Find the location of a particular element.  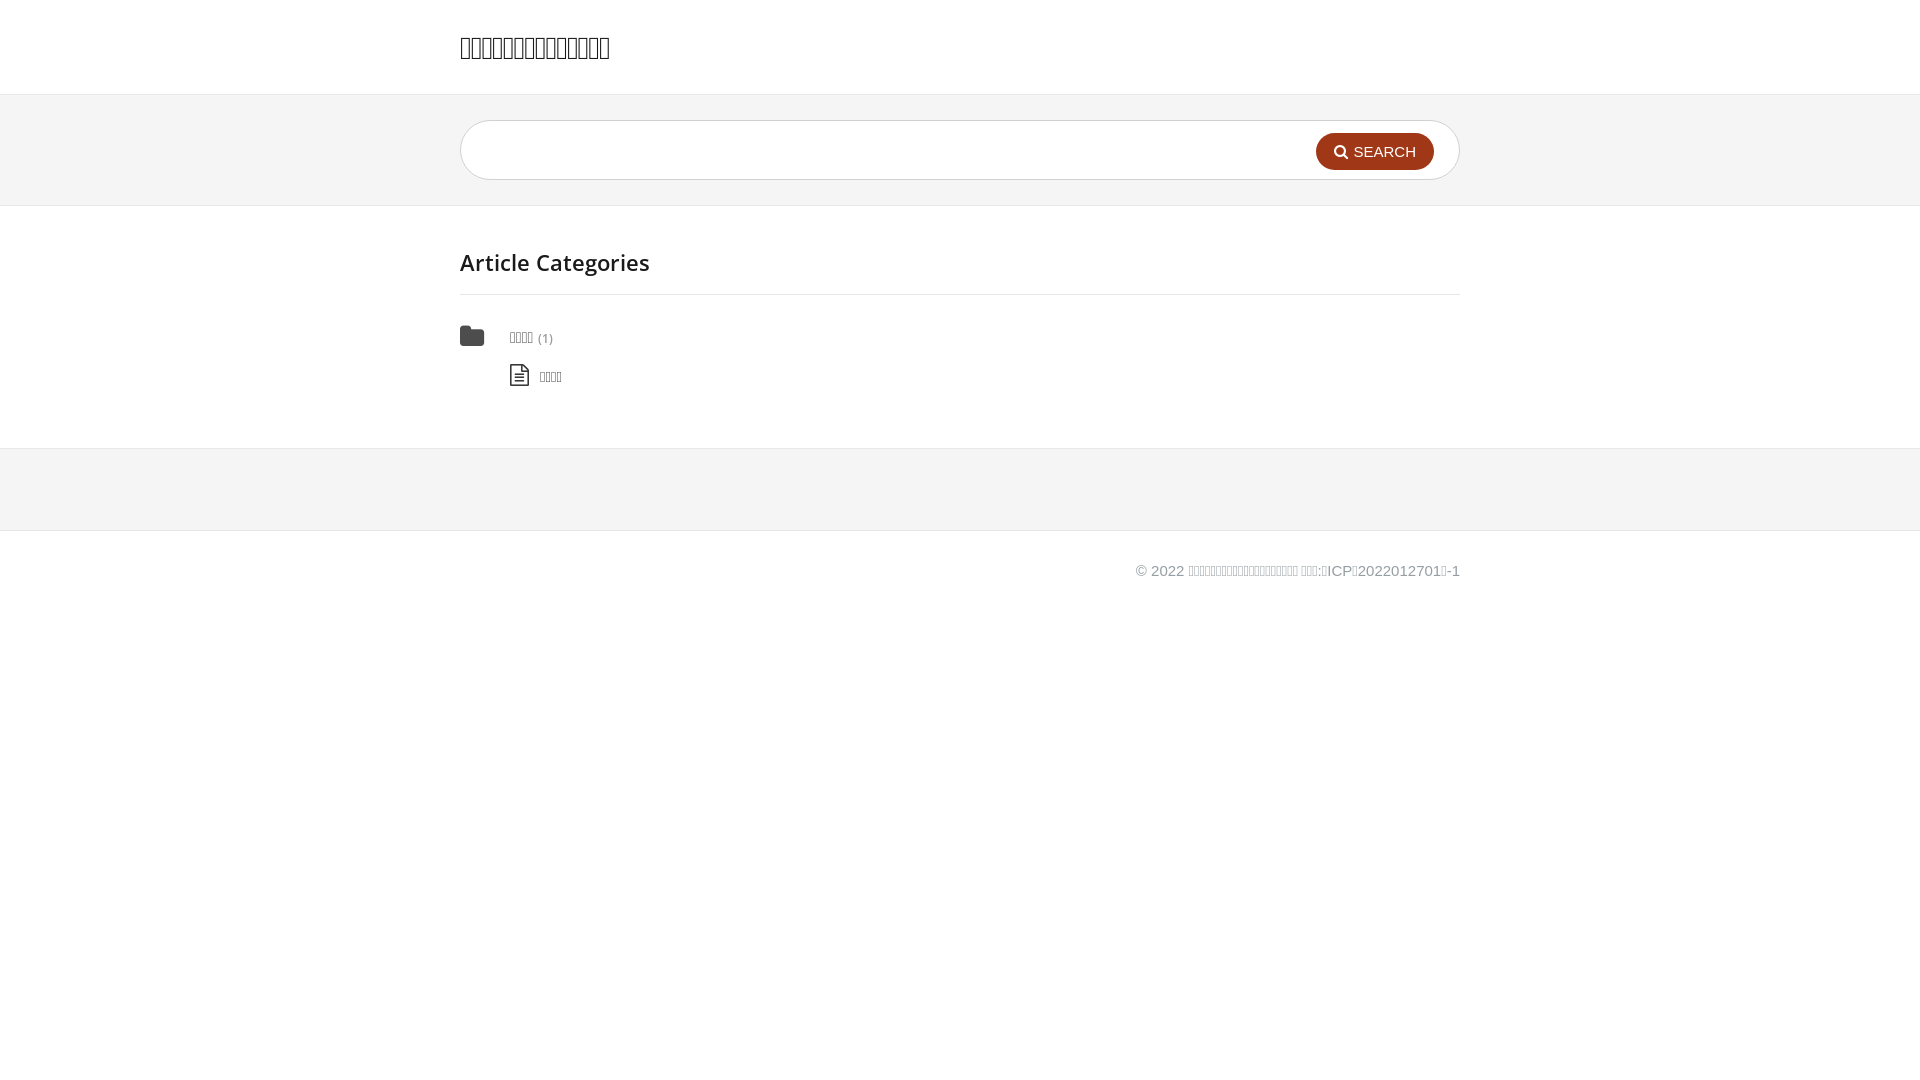

'SEARCH' is located at coordinates (1373, 150).